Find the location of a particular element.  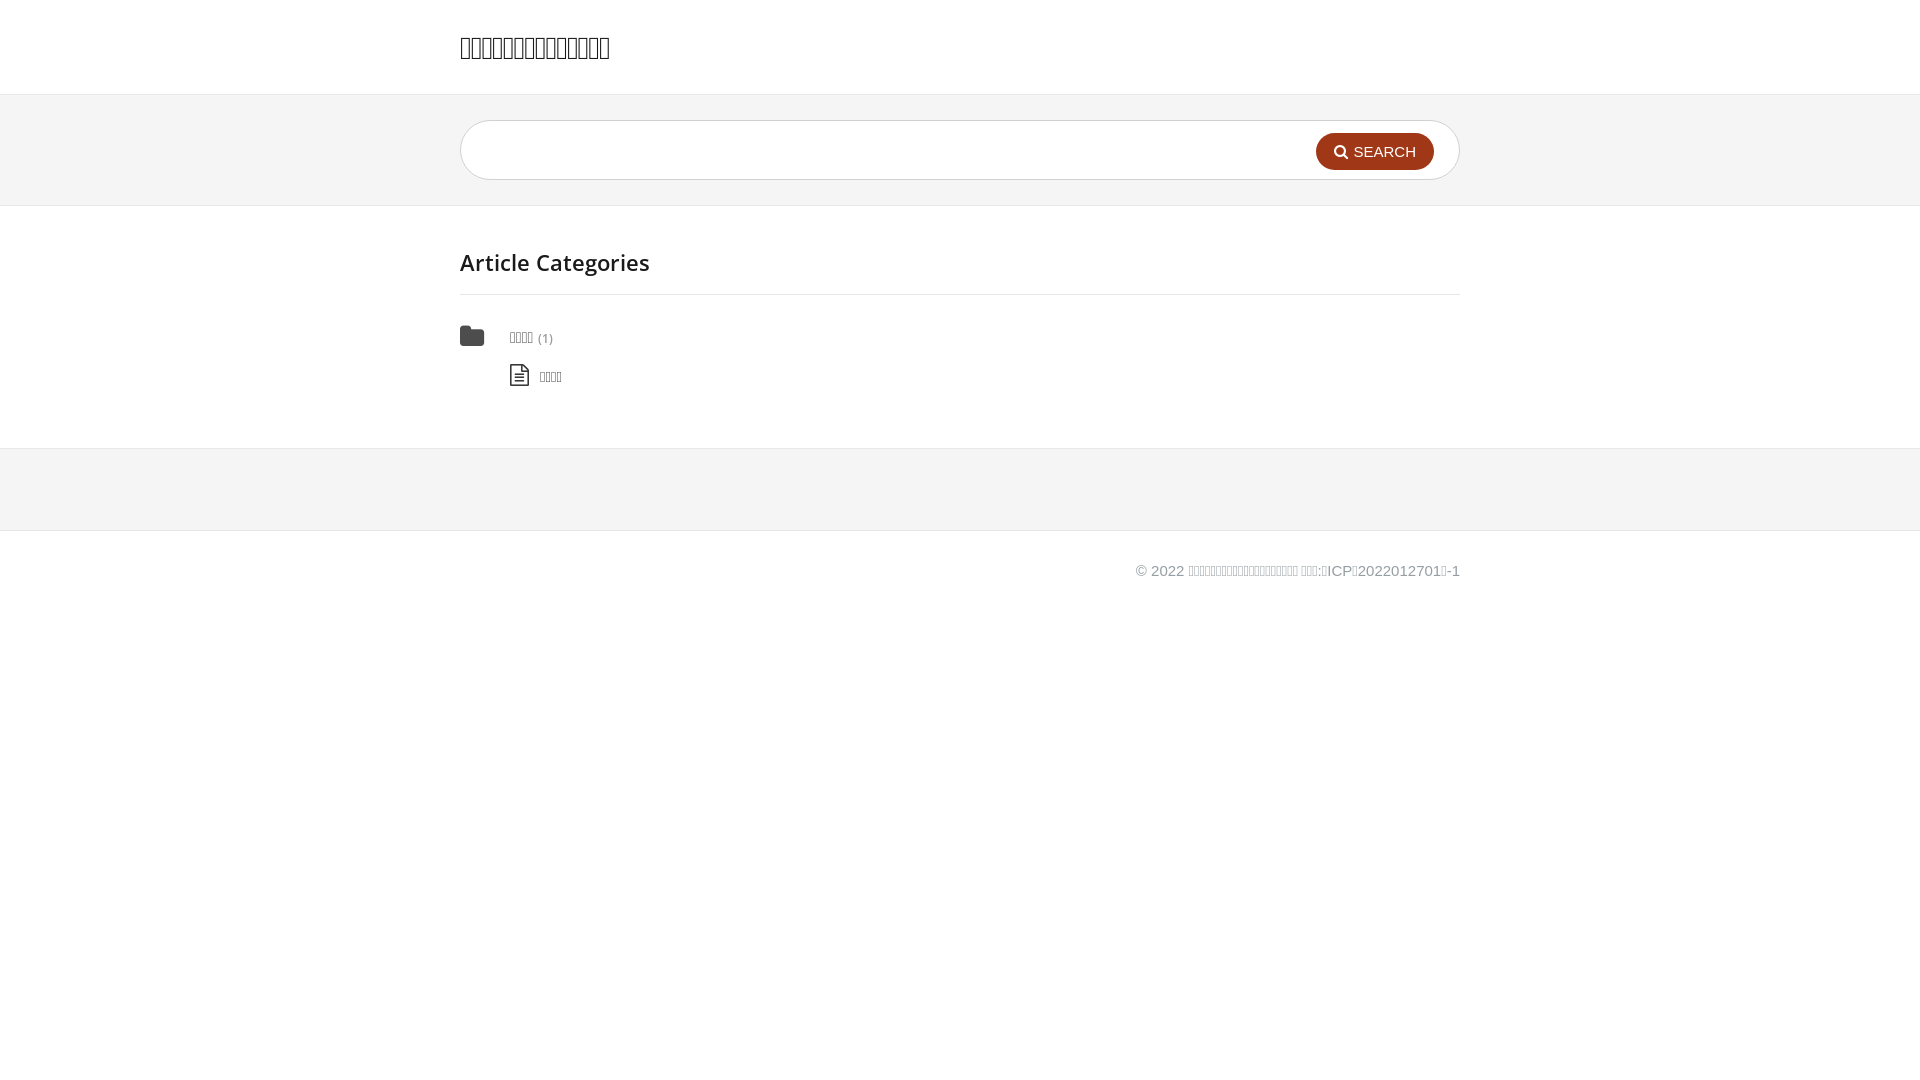

'SEARCH' is located at coordinates (1373, 150).